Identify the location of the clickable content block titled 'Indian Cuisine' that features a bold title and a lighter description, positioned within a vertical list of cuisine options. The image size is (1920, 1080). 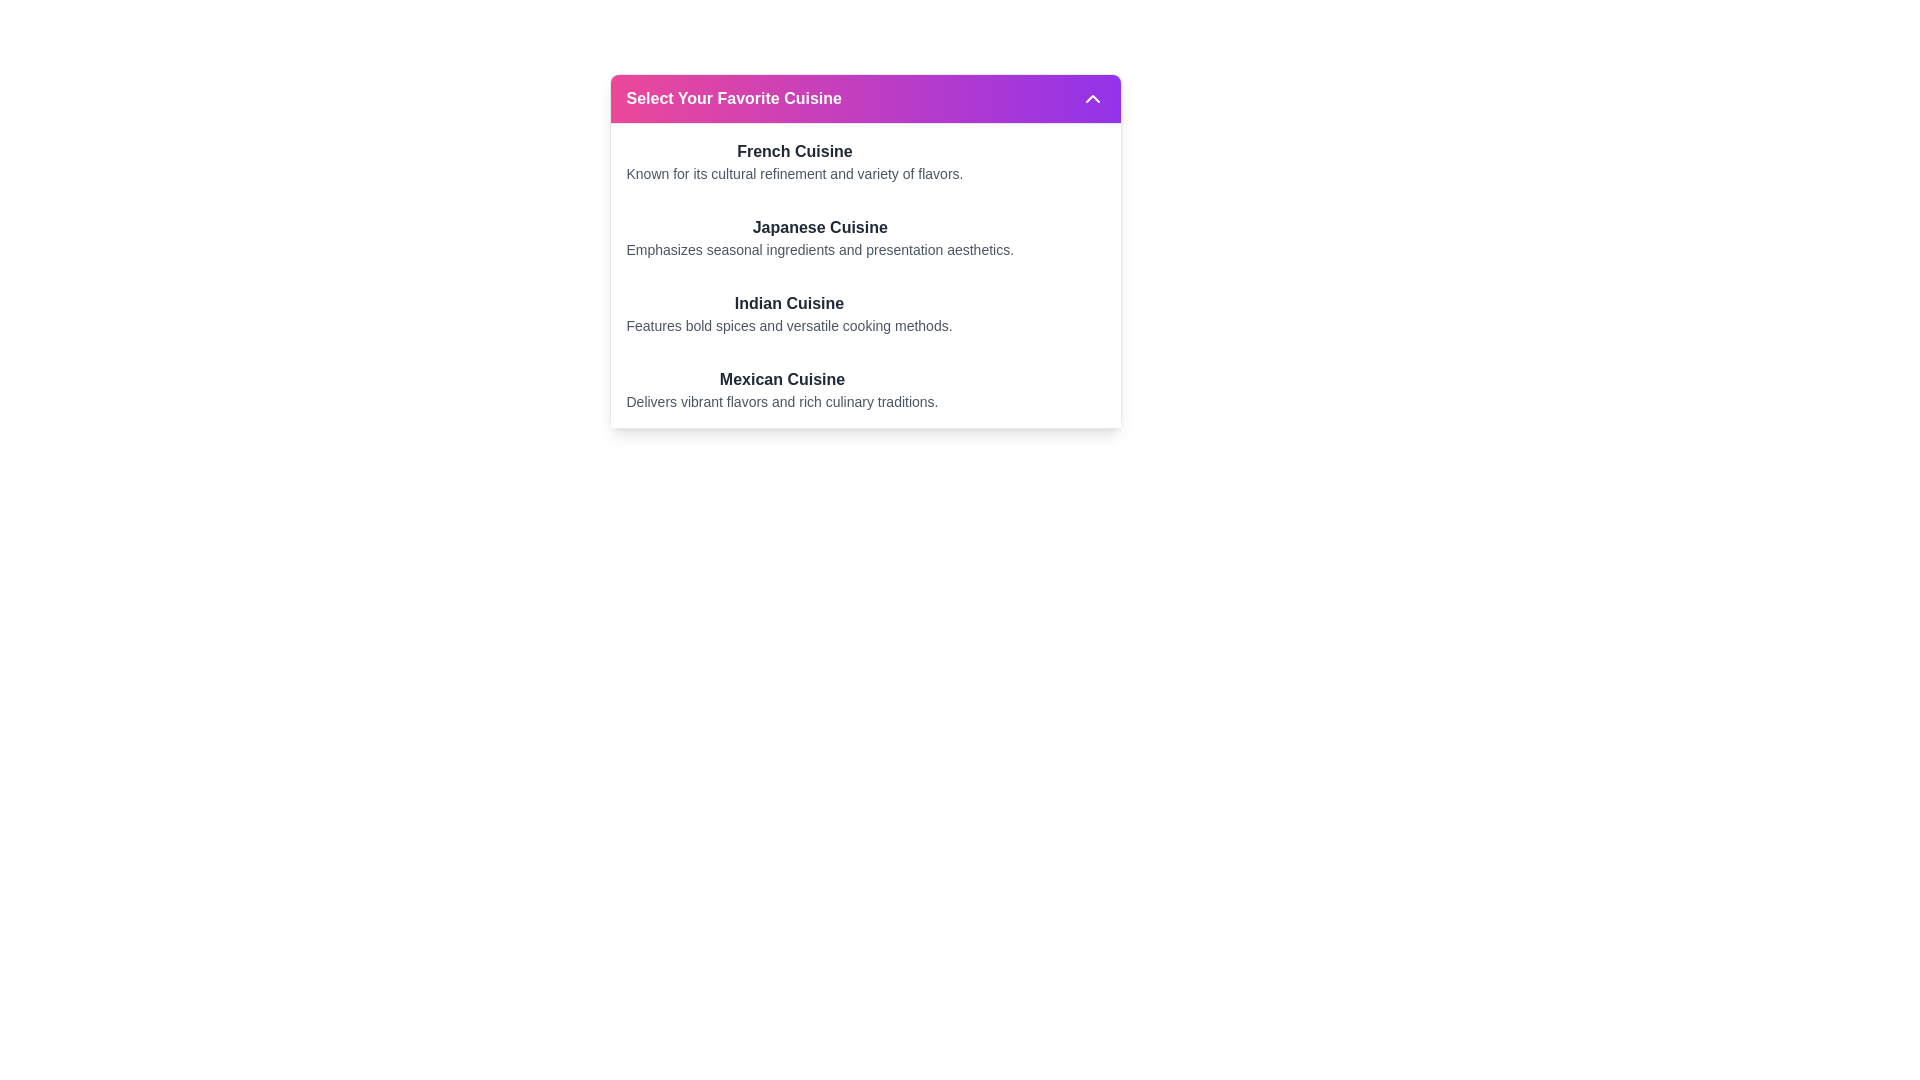
(865, 313).